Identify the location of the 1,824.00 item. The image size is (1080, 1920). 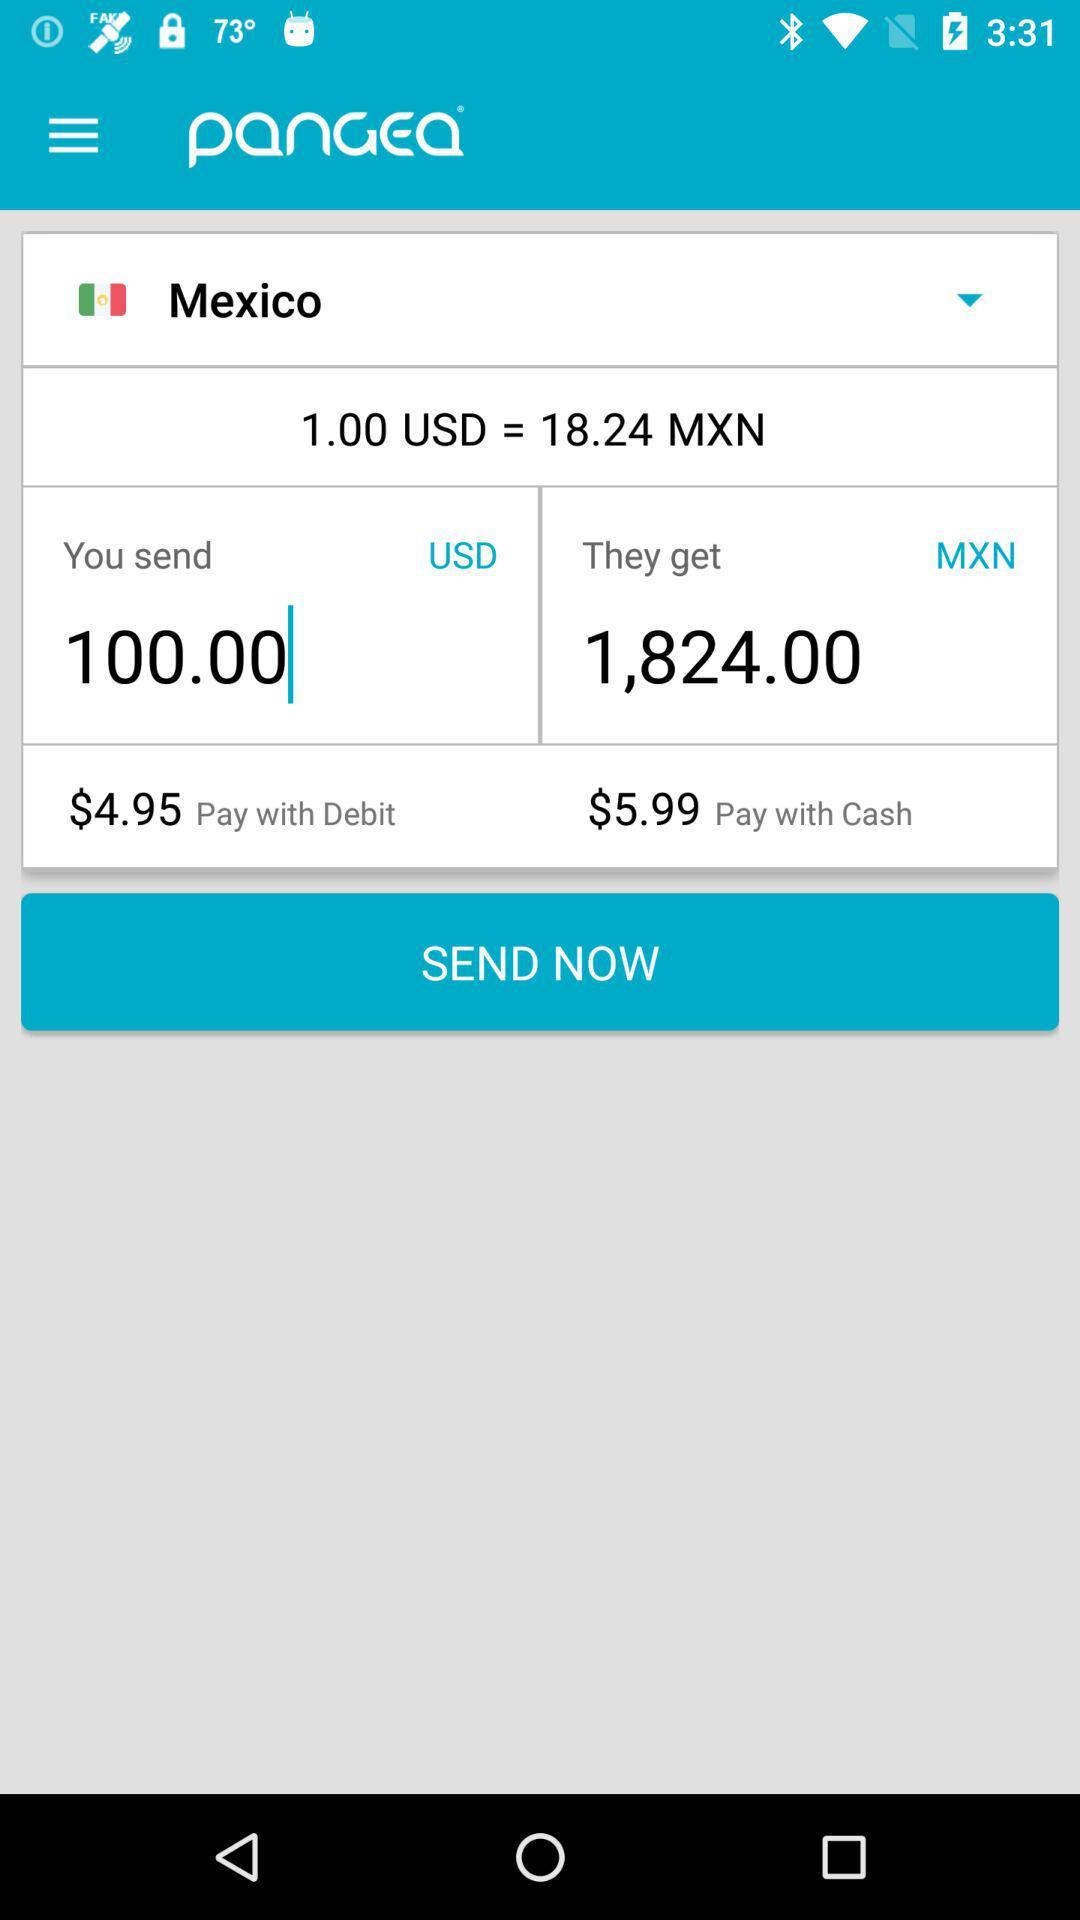
(798, 654).